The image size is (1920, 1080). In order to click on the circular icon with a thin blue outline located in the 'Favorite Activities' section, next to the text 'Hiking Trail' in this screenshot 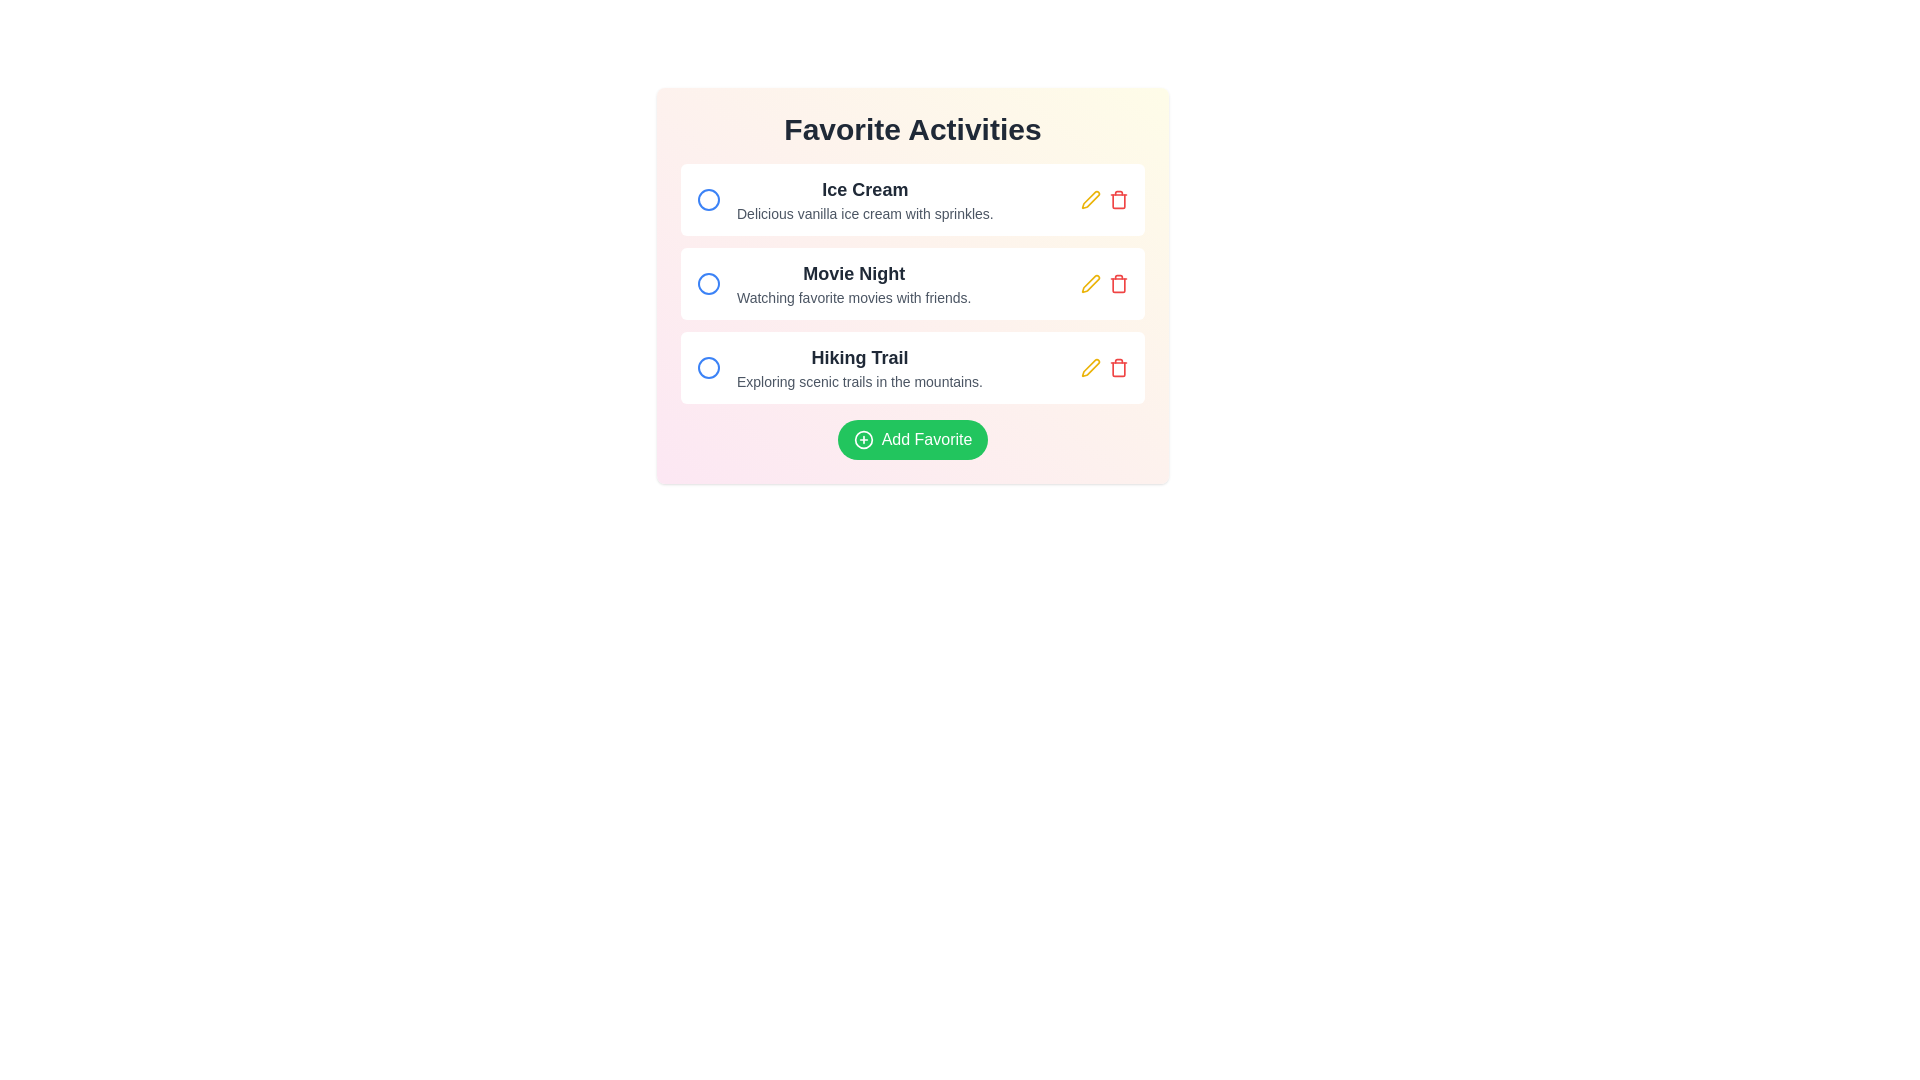, I will do `click(709, 367)`.